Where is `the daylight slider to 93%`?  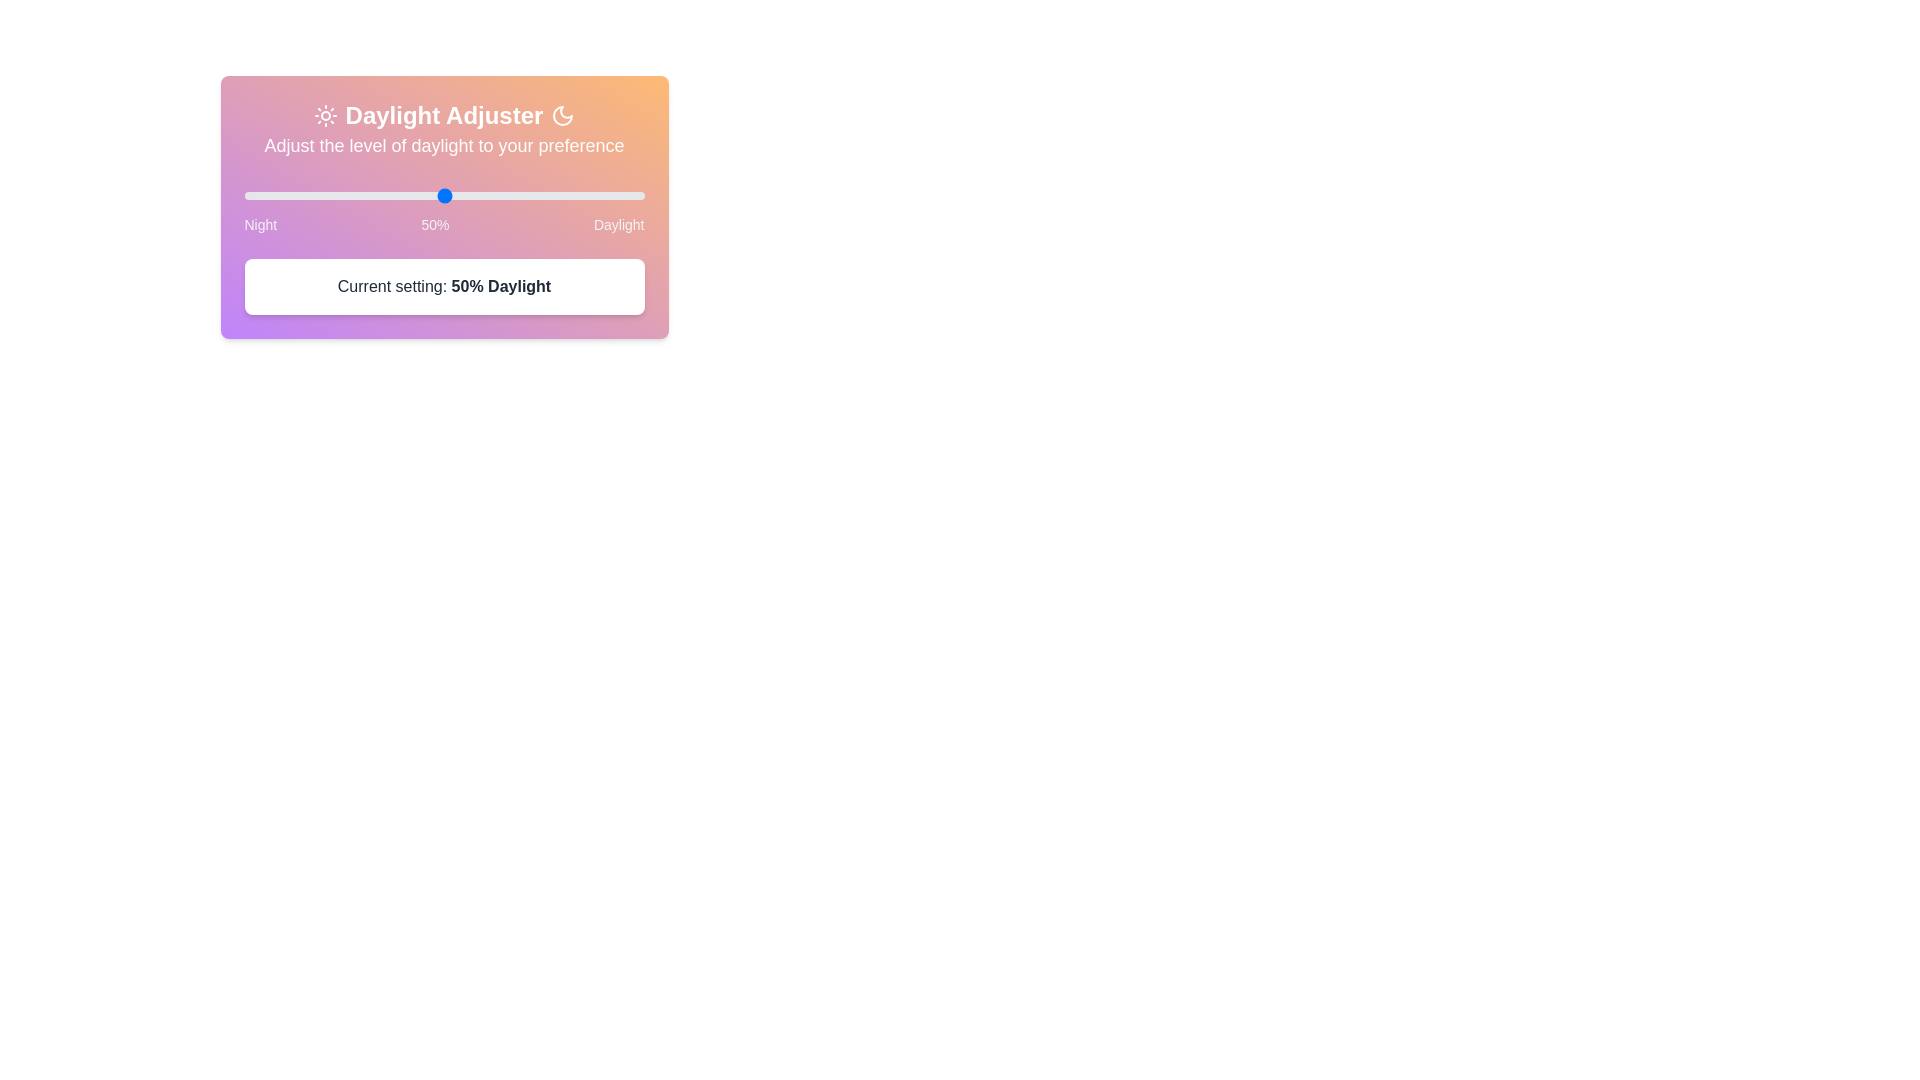 the daylight slider to 93% is located at coordinates (615, 196).